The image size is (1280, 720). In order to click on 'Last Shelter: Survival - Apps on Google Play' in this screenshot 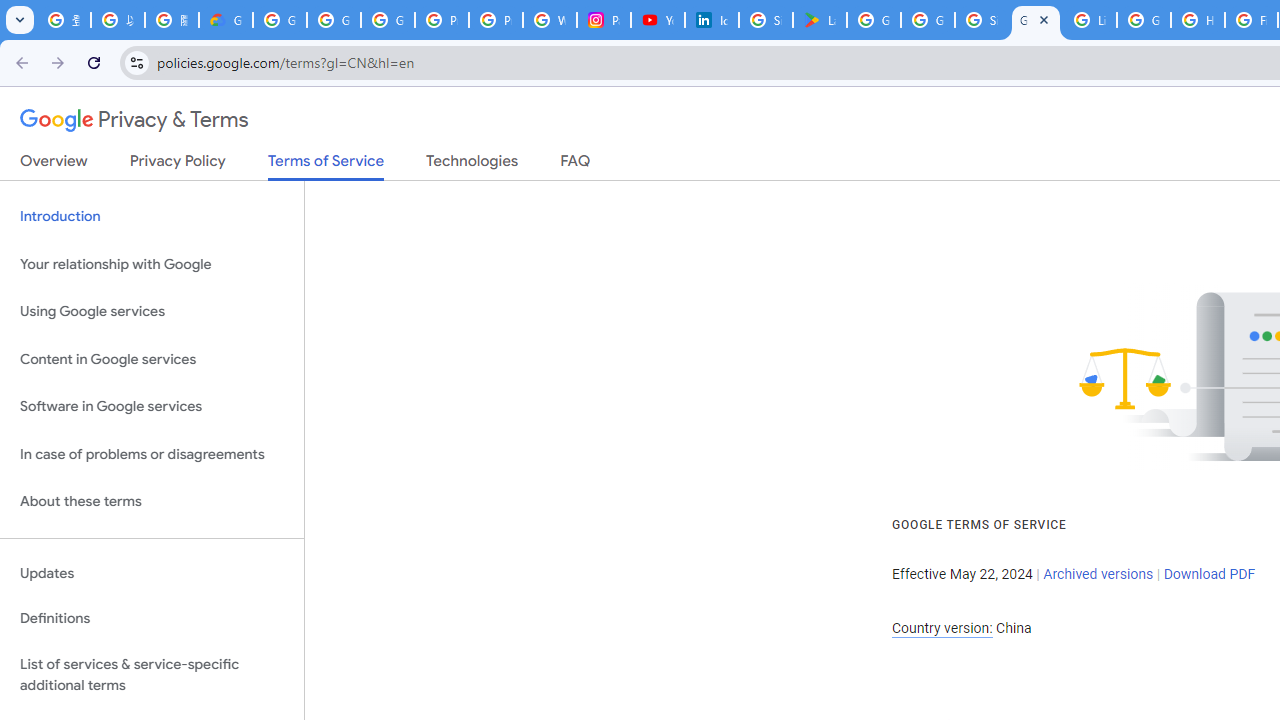, I will do `click(819, 20)`.